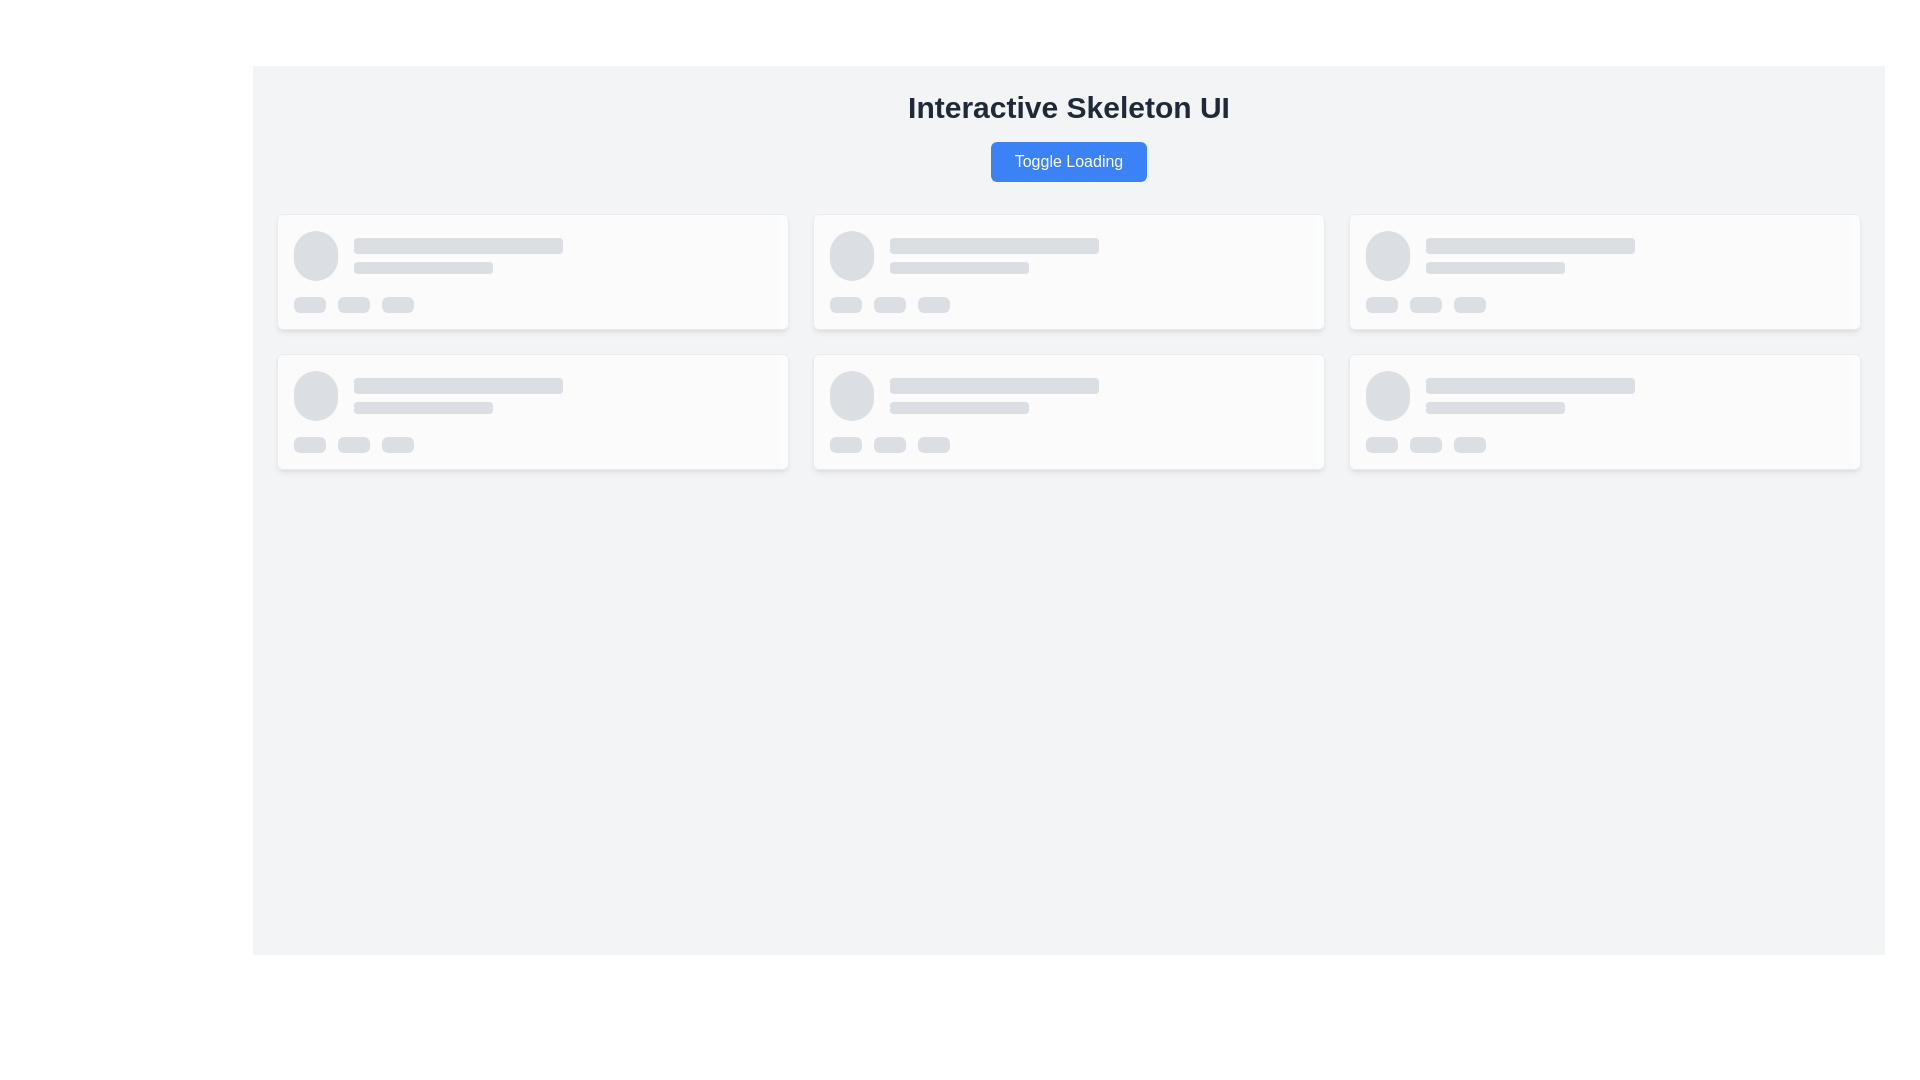 The width and height of the screenshot is (1920, 1080). Describe the element at coordinates (1386, 396) in the screenshot. I see `the circular avatar placeholder with a gray background located at the top-right of the third card in the grid layout` at that location.